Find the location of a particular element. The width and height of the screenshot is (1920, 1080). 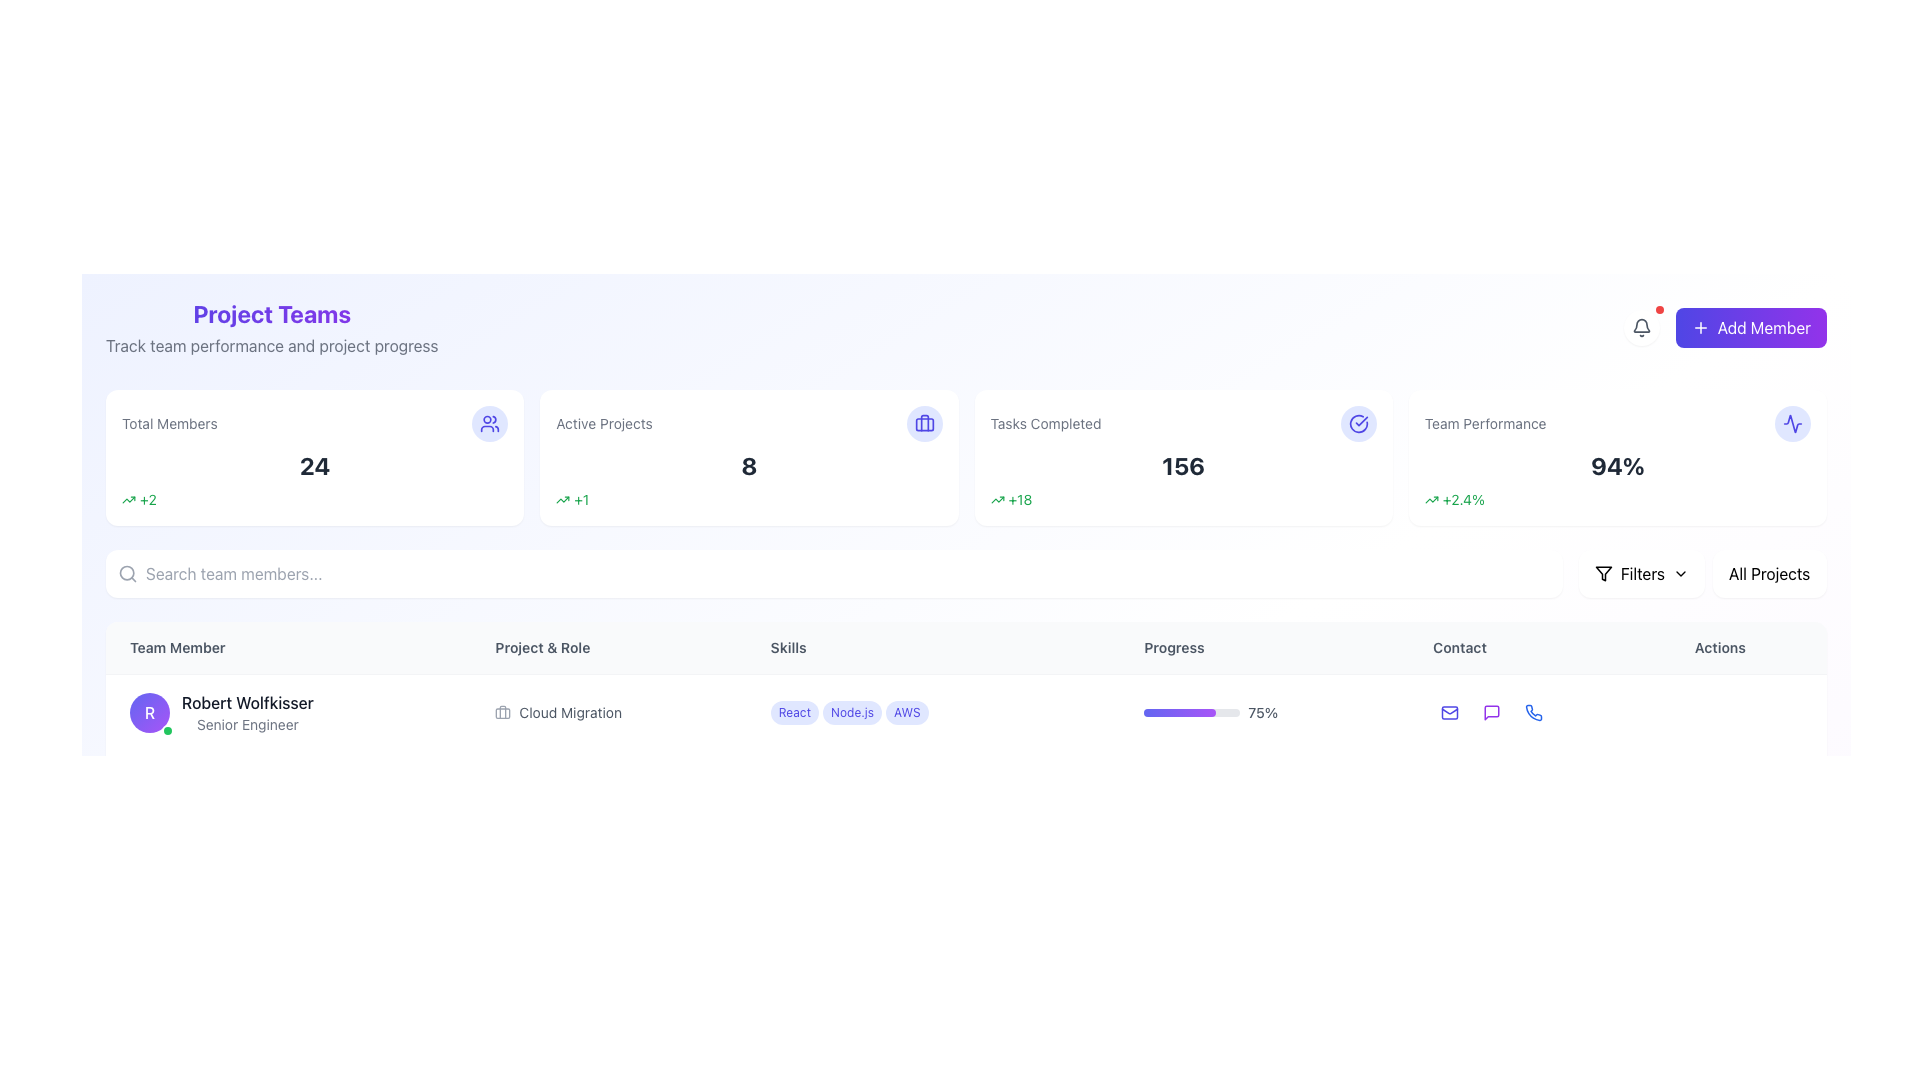

the email contact button in the 'Contact' column of the table row for 'Robert Wolfkisser' is located at coordinates (1450, 712).